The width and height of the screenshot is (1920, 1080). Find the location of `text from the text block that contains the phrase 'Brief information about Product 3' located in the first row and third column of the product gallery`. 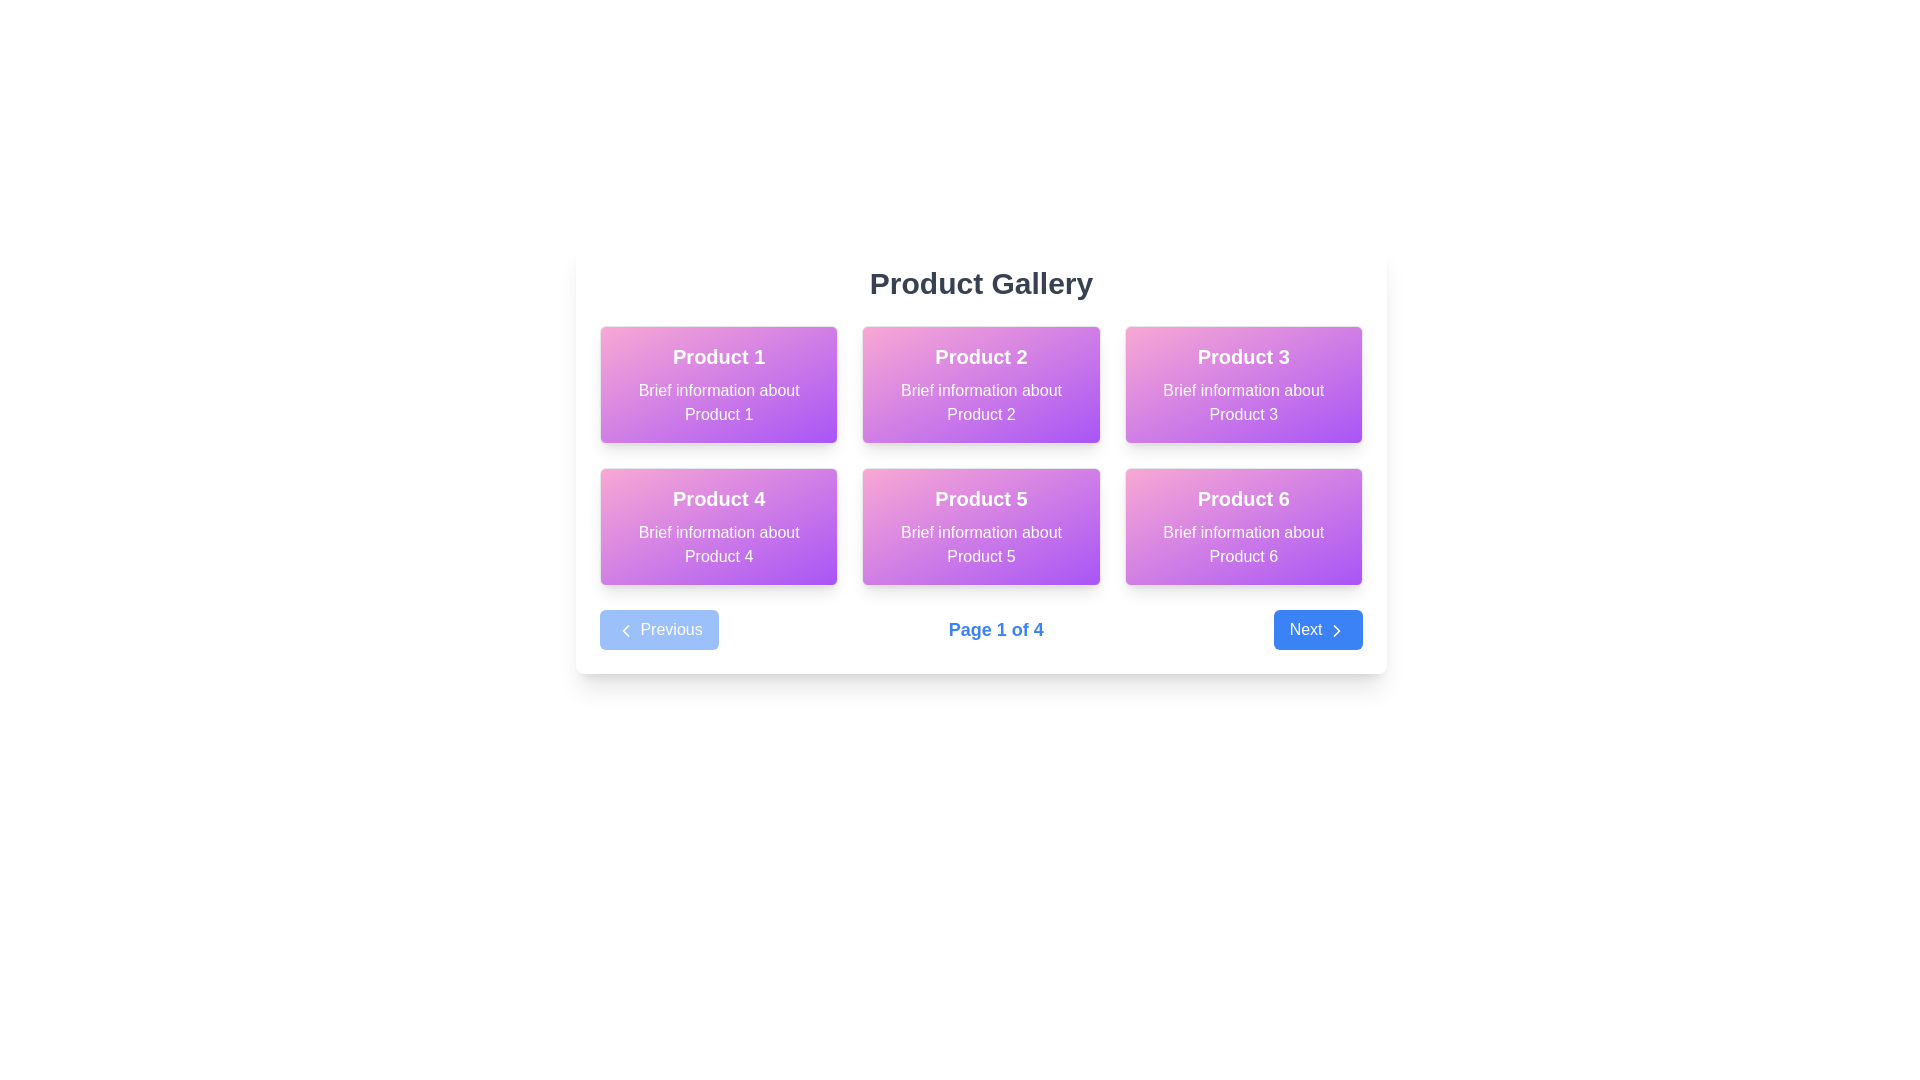

text from the text block that contains the phrase 'Brief information about Product 3' located in the first row and third column of the product gallery is located at coordinates (1242, 402).